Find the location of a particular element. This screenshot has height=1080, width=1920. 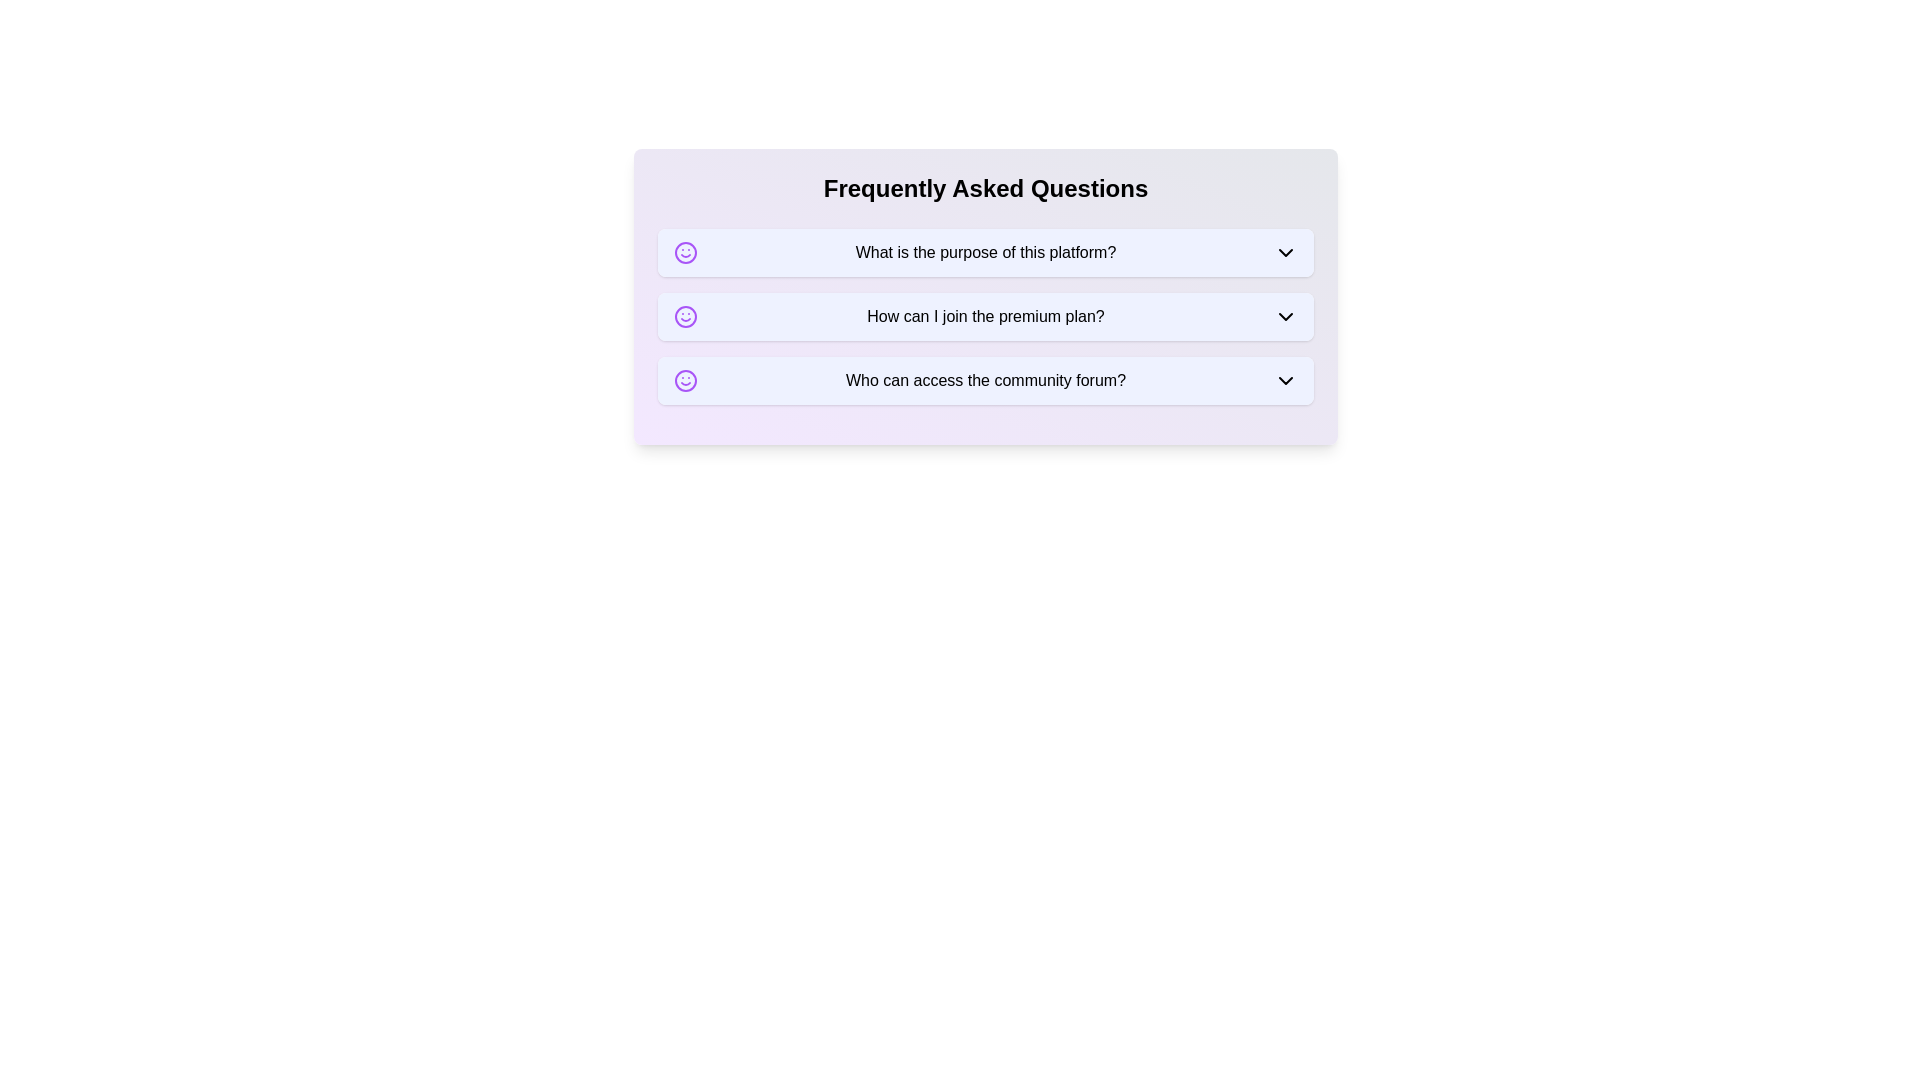

the purple smiley face icon located in the second row of the FAQ section, which corresponds to the question 'How can I join the premium plan?' is located at coordinates (686, 315).